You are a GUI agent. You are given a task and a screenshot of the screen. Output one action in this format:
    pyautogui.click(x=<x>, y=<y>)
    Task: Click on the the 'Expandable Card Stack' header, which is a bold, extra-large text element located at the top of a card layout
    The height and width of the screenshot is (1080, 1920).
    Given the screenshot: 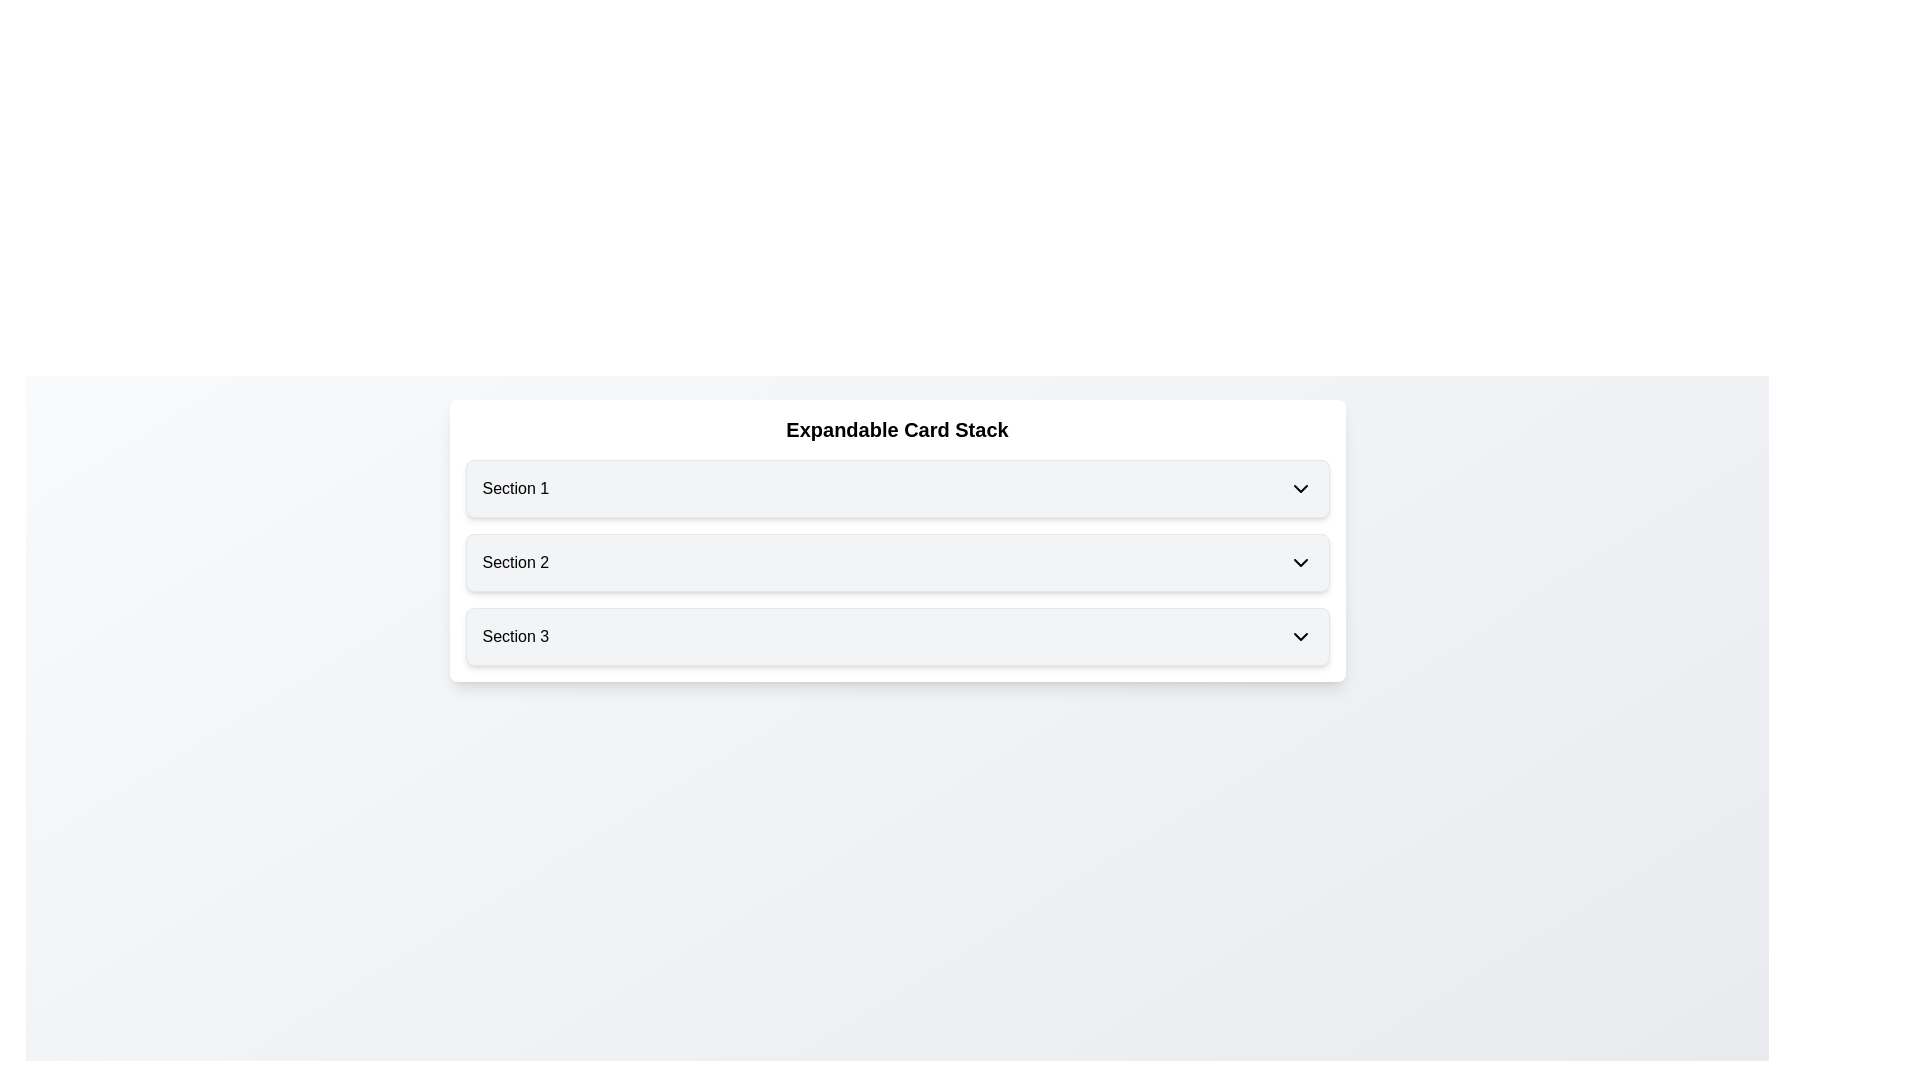 What is the action you would take?
    pyautogui.click(x=896, y=428)
    